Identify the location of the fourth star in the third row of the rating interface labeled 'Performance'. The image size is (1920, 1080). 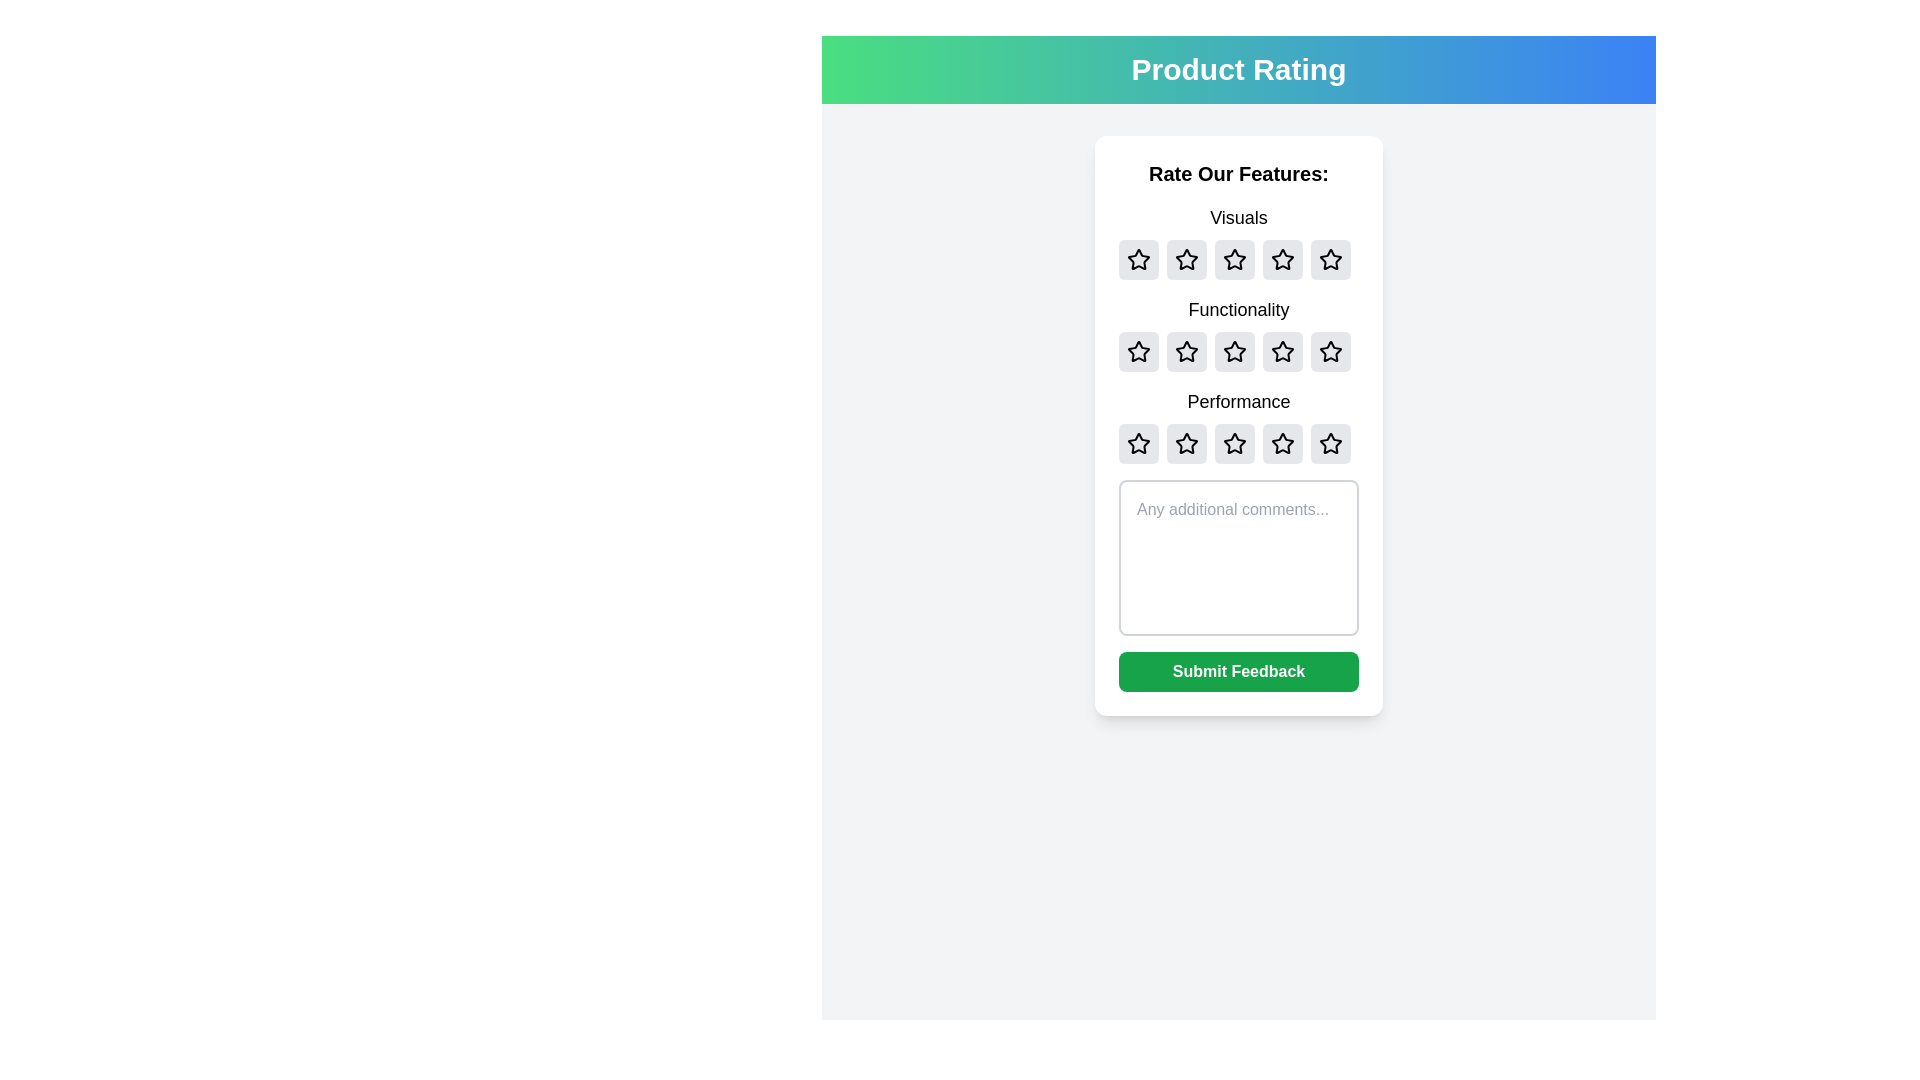
(1282, 442).